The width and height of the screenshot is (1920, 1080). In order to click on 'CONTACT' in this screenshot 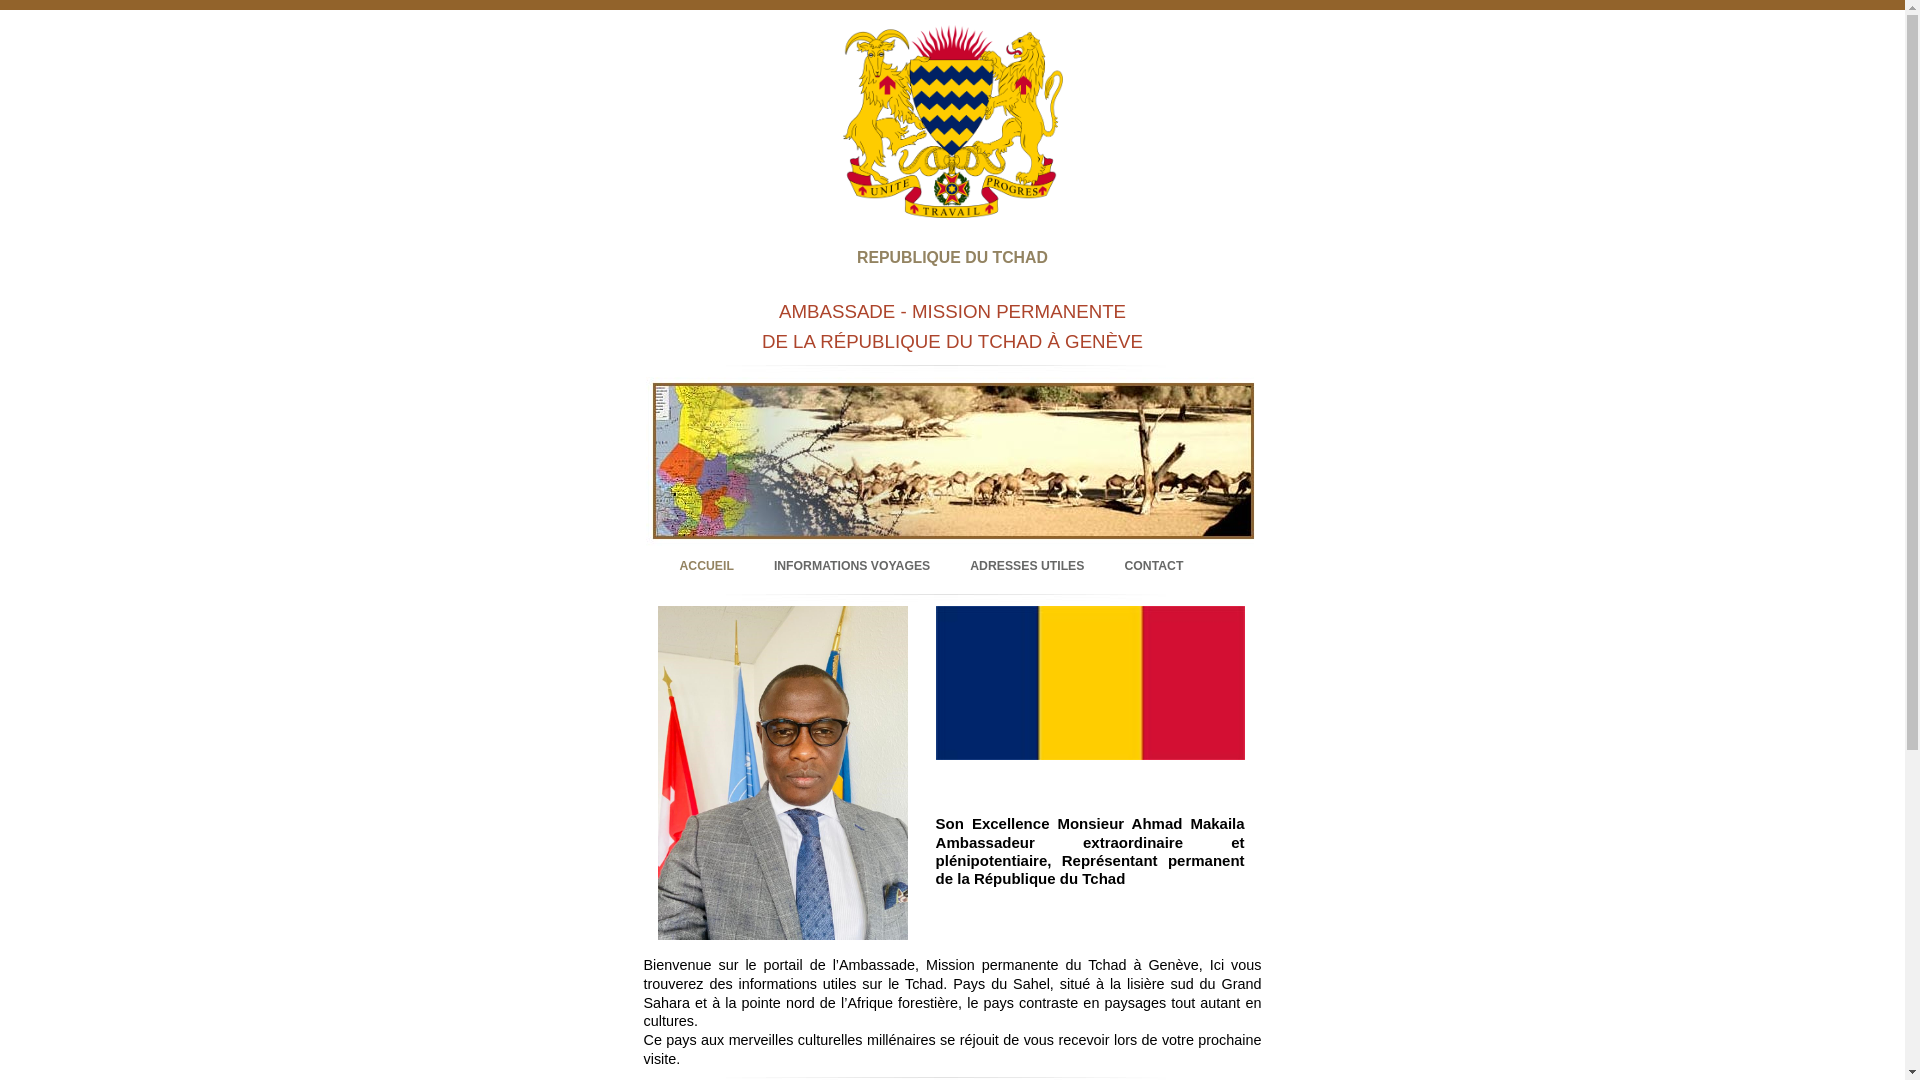, I will do `click(1123, 566)`.